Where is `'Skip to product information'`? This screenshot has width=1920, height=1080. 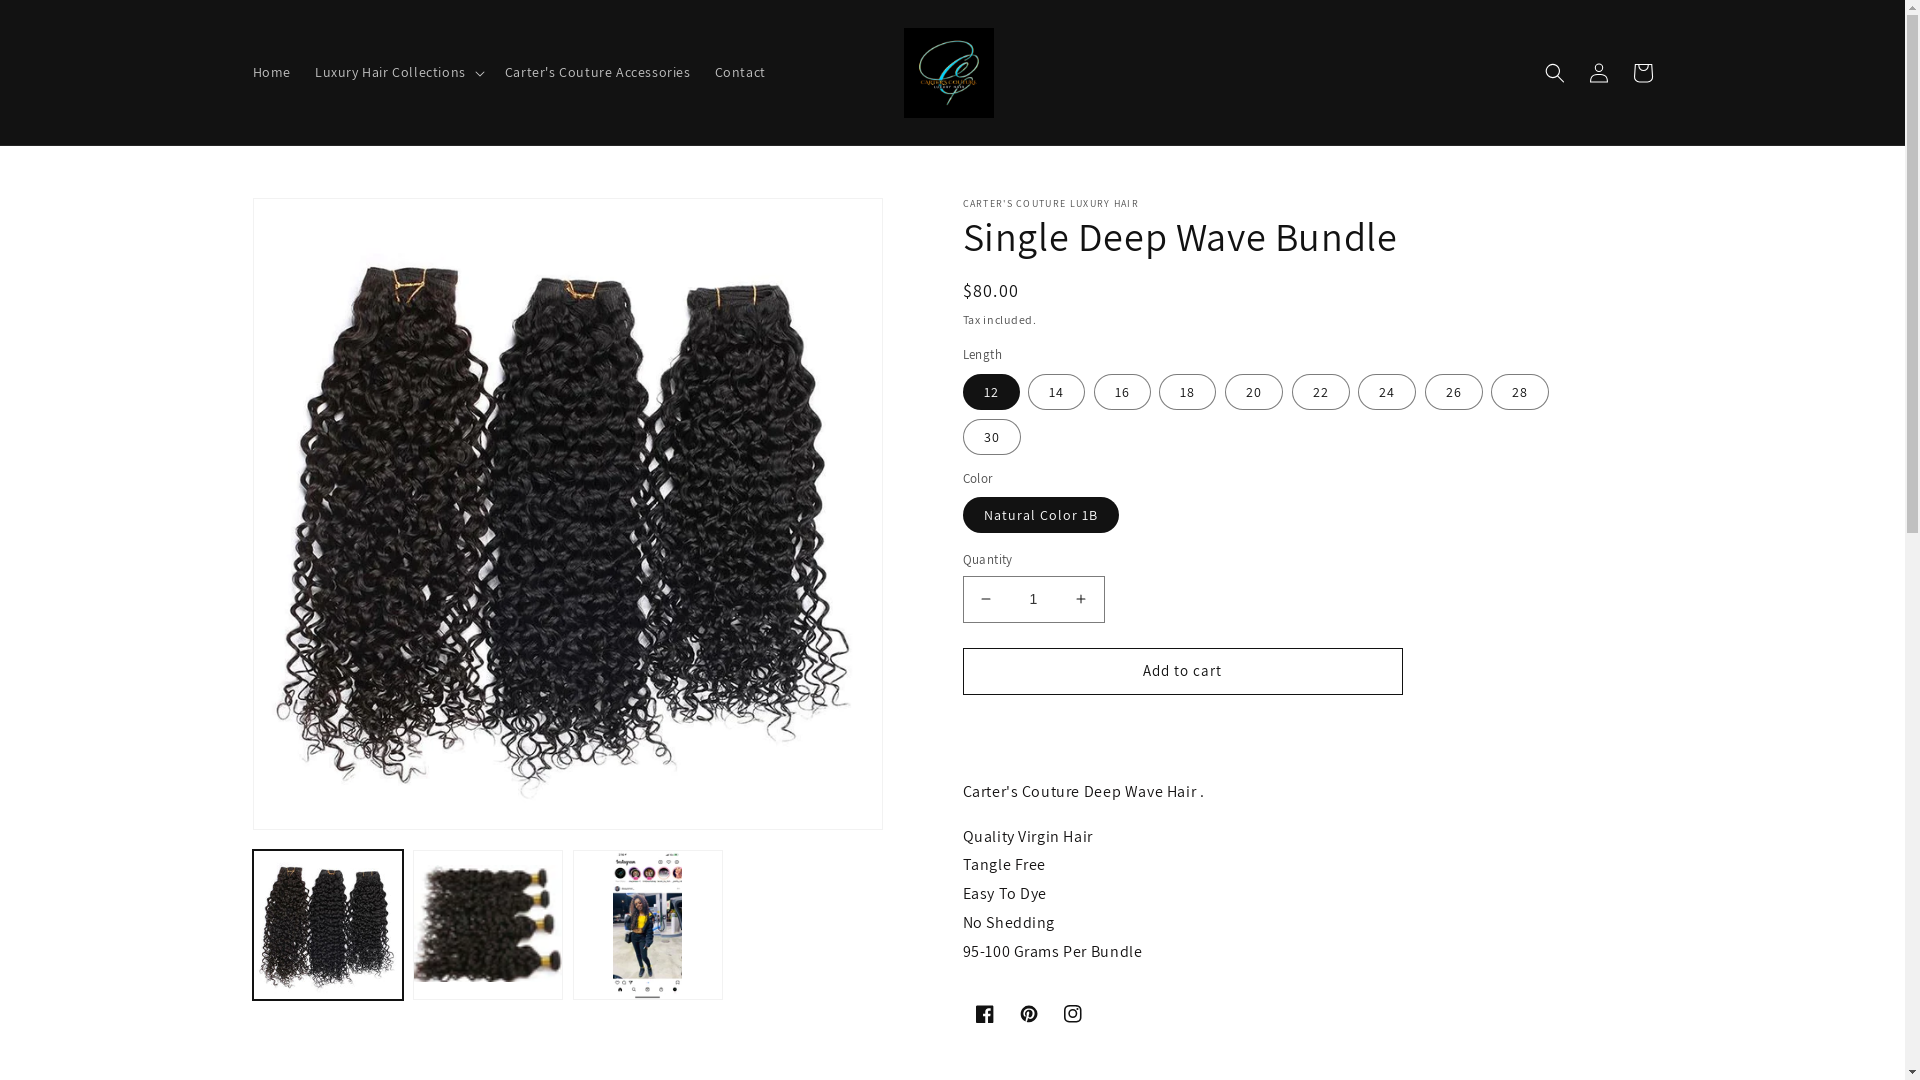 'Skip to product information' is located at coordinates (311, 220).